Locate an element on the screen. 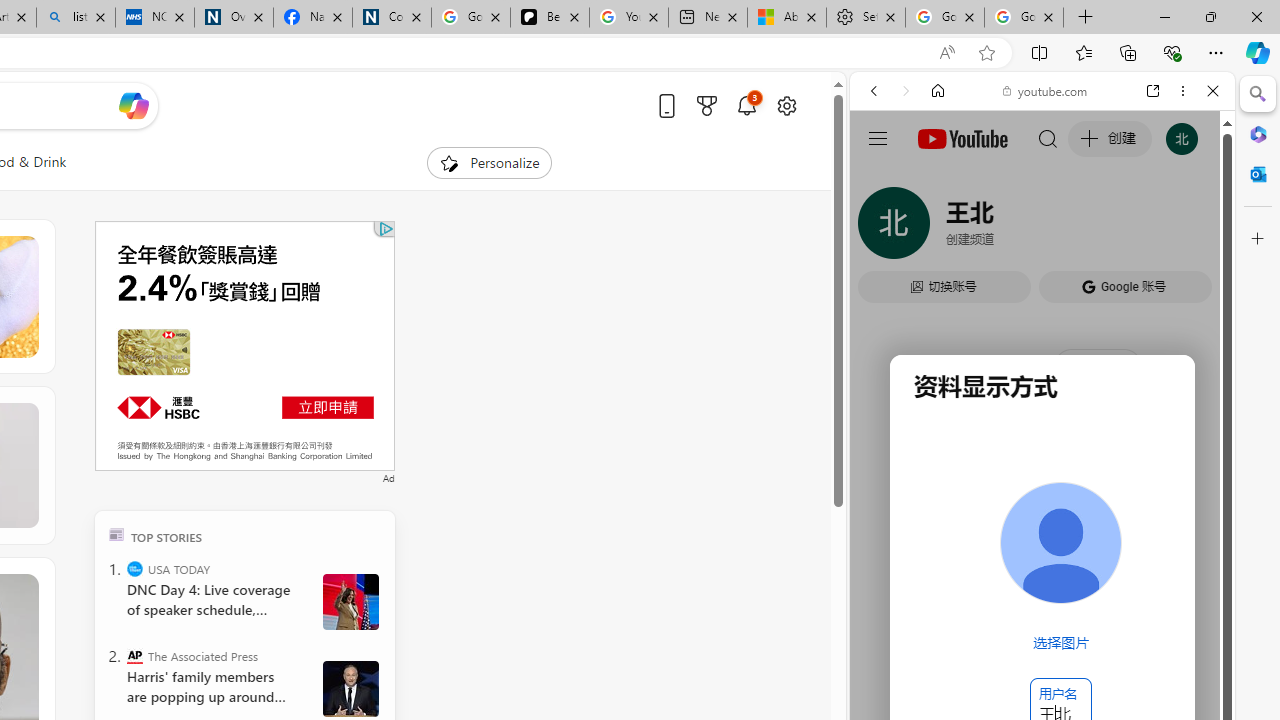 Image resolution: width=1280 pixels, height=720 pixels. 'USA TODAY' is located at coordinates (134, 568).